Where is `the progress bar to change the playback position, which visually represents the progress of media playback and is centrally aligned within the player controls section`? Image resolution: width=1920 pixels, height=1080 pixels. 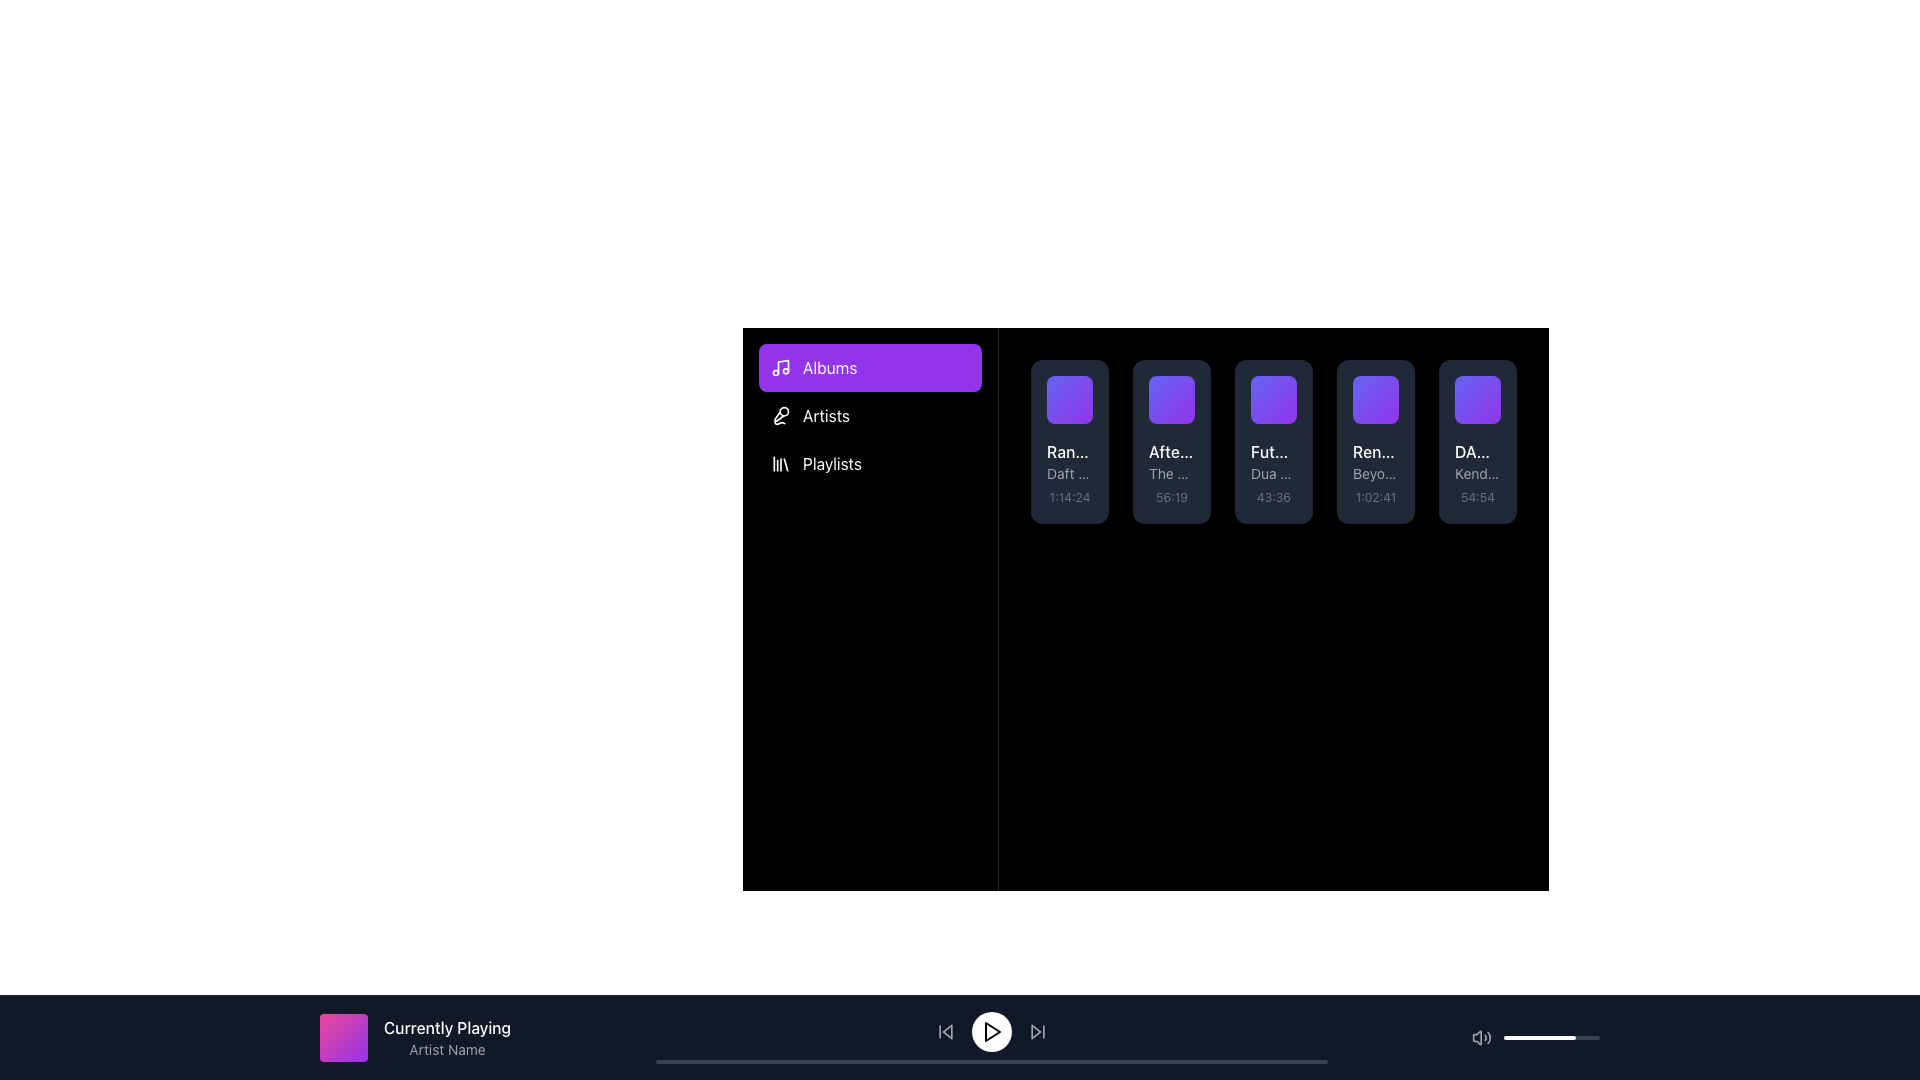 the progress bar to change the playback position, which visually represents the progress of media playback and is centrally aligned within the player controls section is located at coordinates (991, 1060).